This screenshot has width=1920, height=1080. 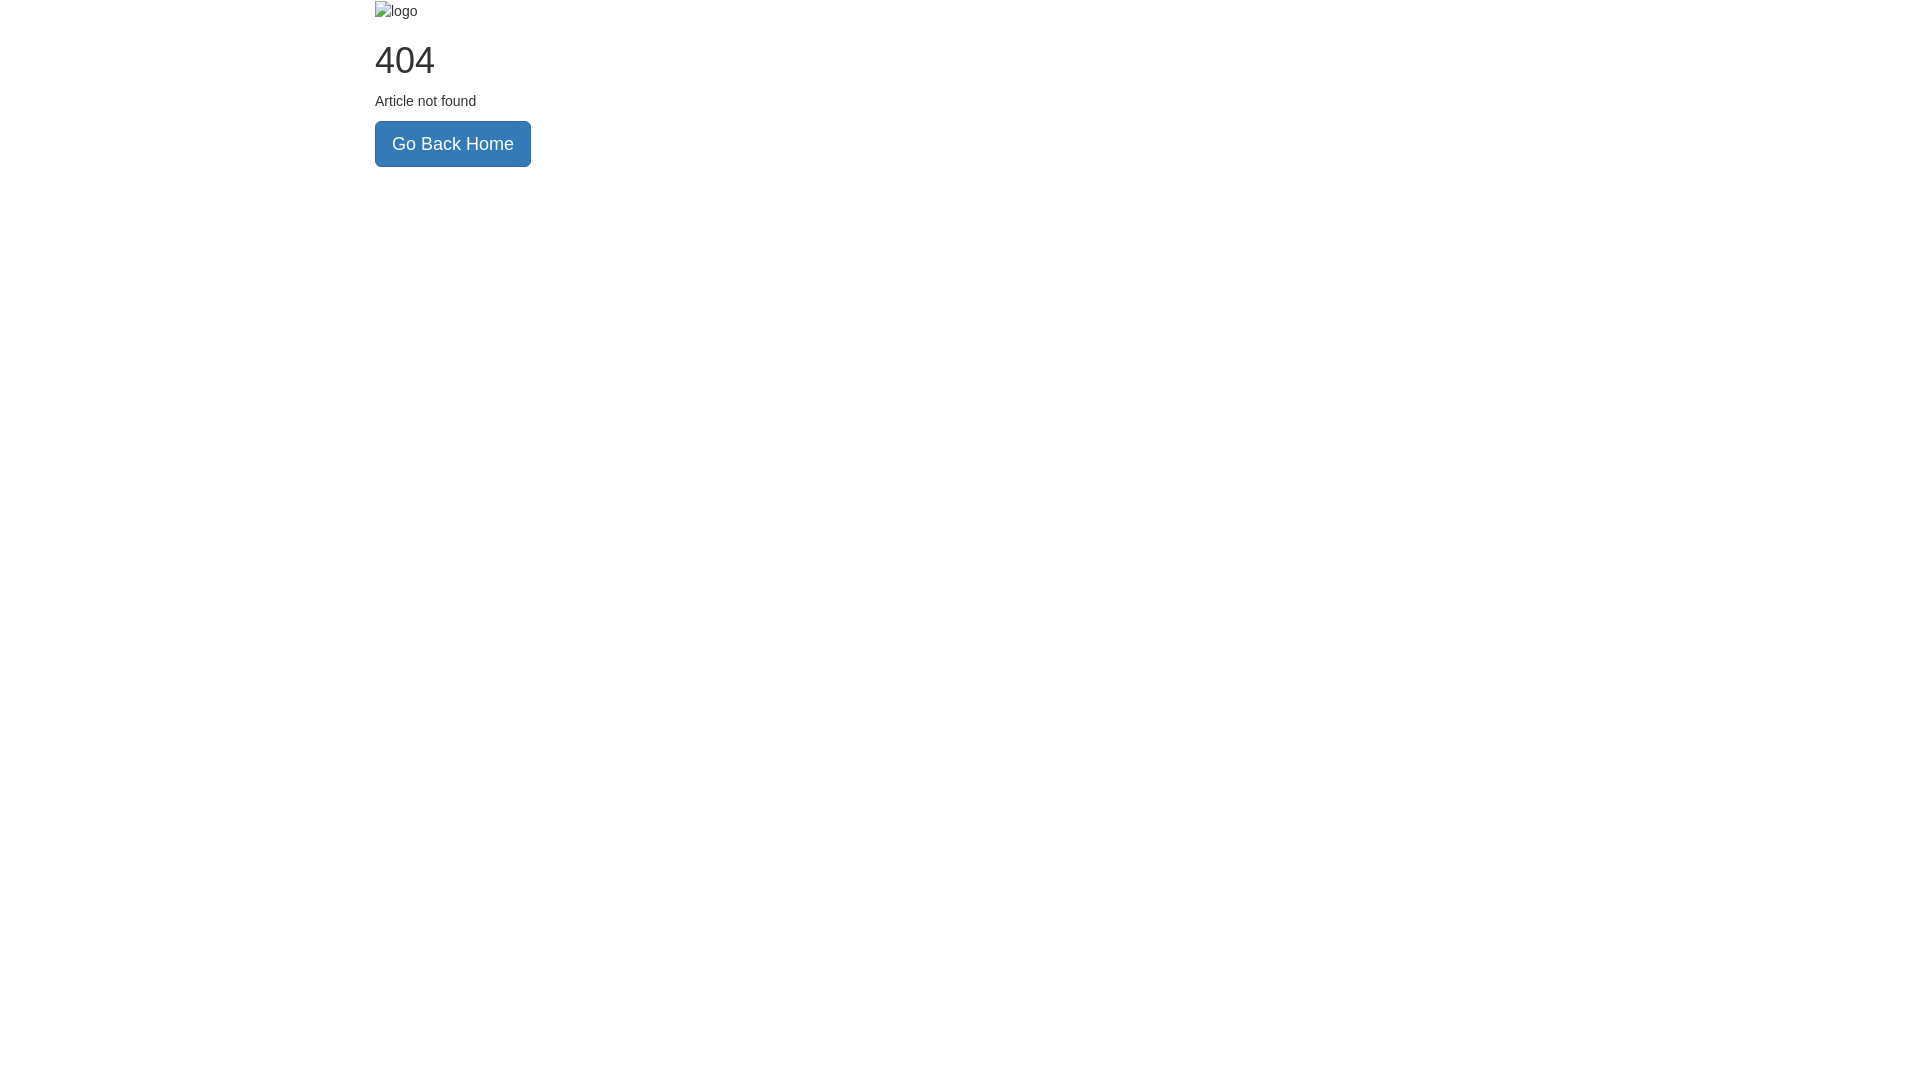 I want to click on 'Go Back Home', so click(x=374, y=142).